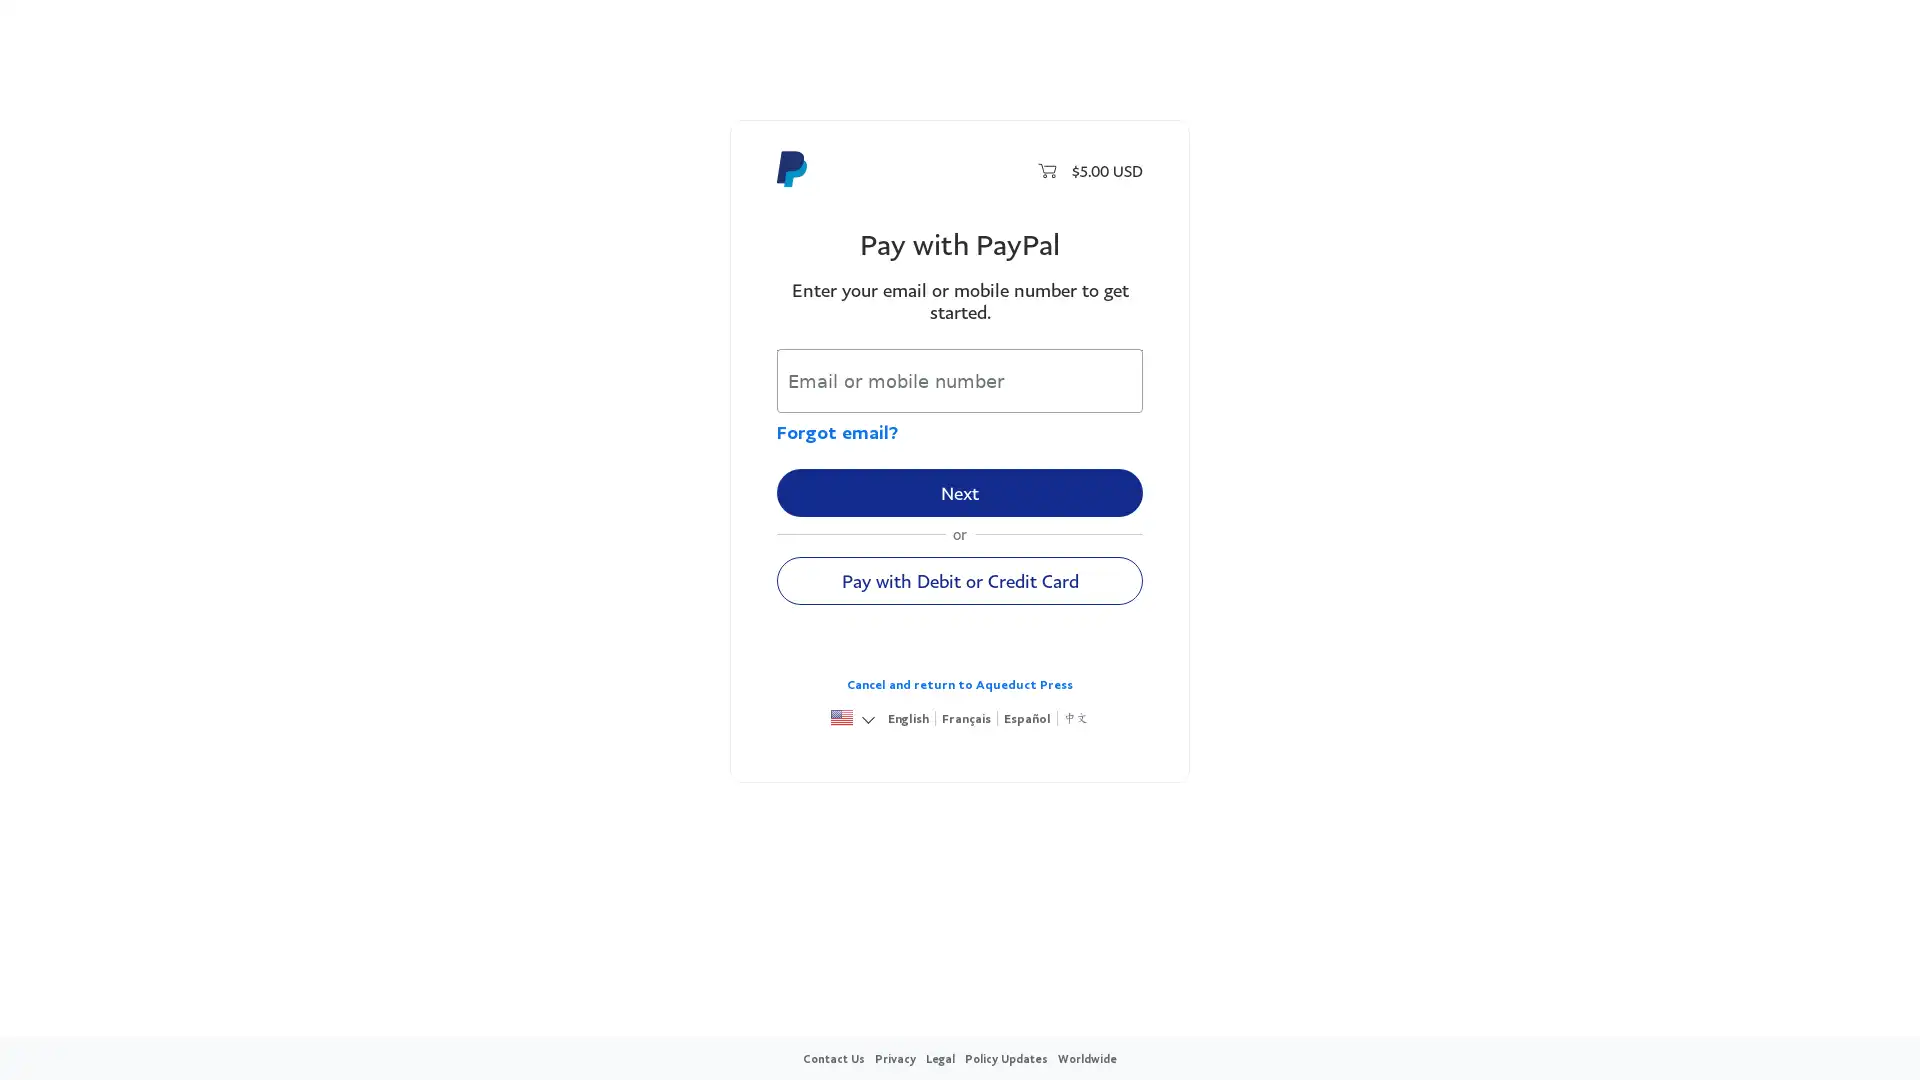 Image resolution: width=1920 pixels, height=1080 pixels. What do you see at coordinates (960, 581) in the screenshot?
I see `Pay with Debit or Credit Card` at bounding box center [960, 581].